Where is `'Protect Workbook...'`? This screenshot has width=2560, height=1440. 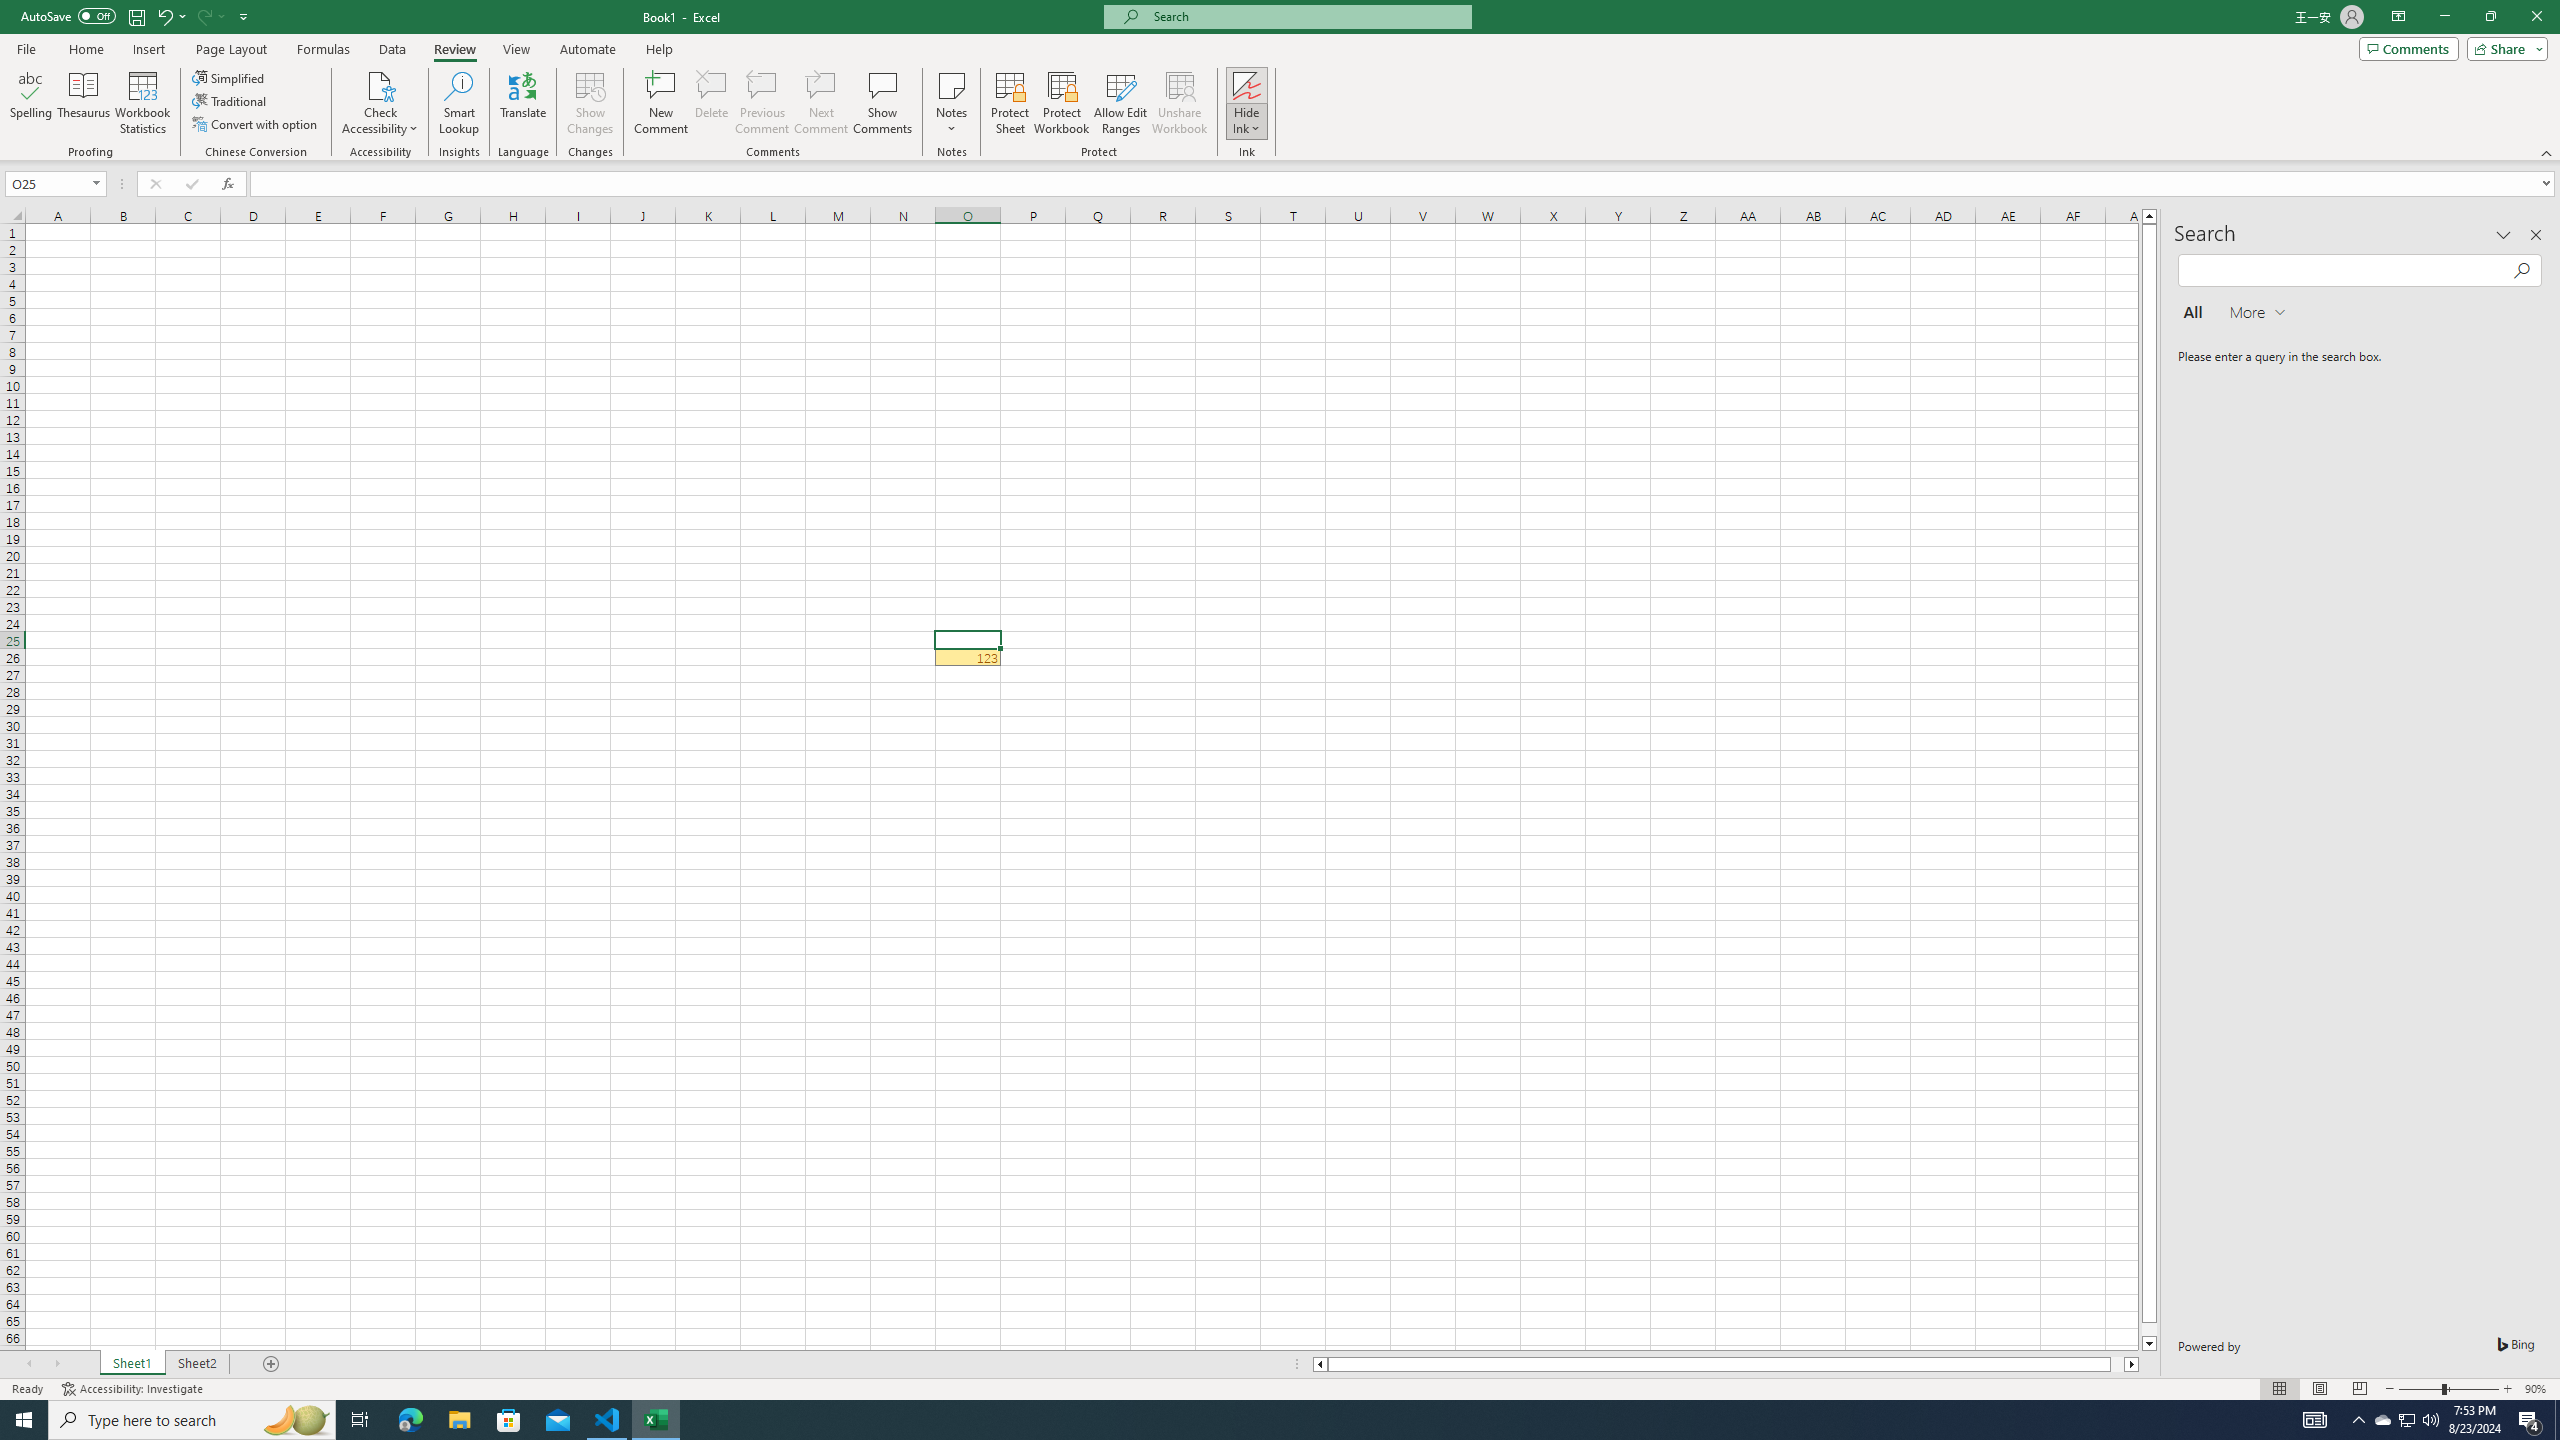
'Protect Workbook...' is located at coordinates (1061, 103).